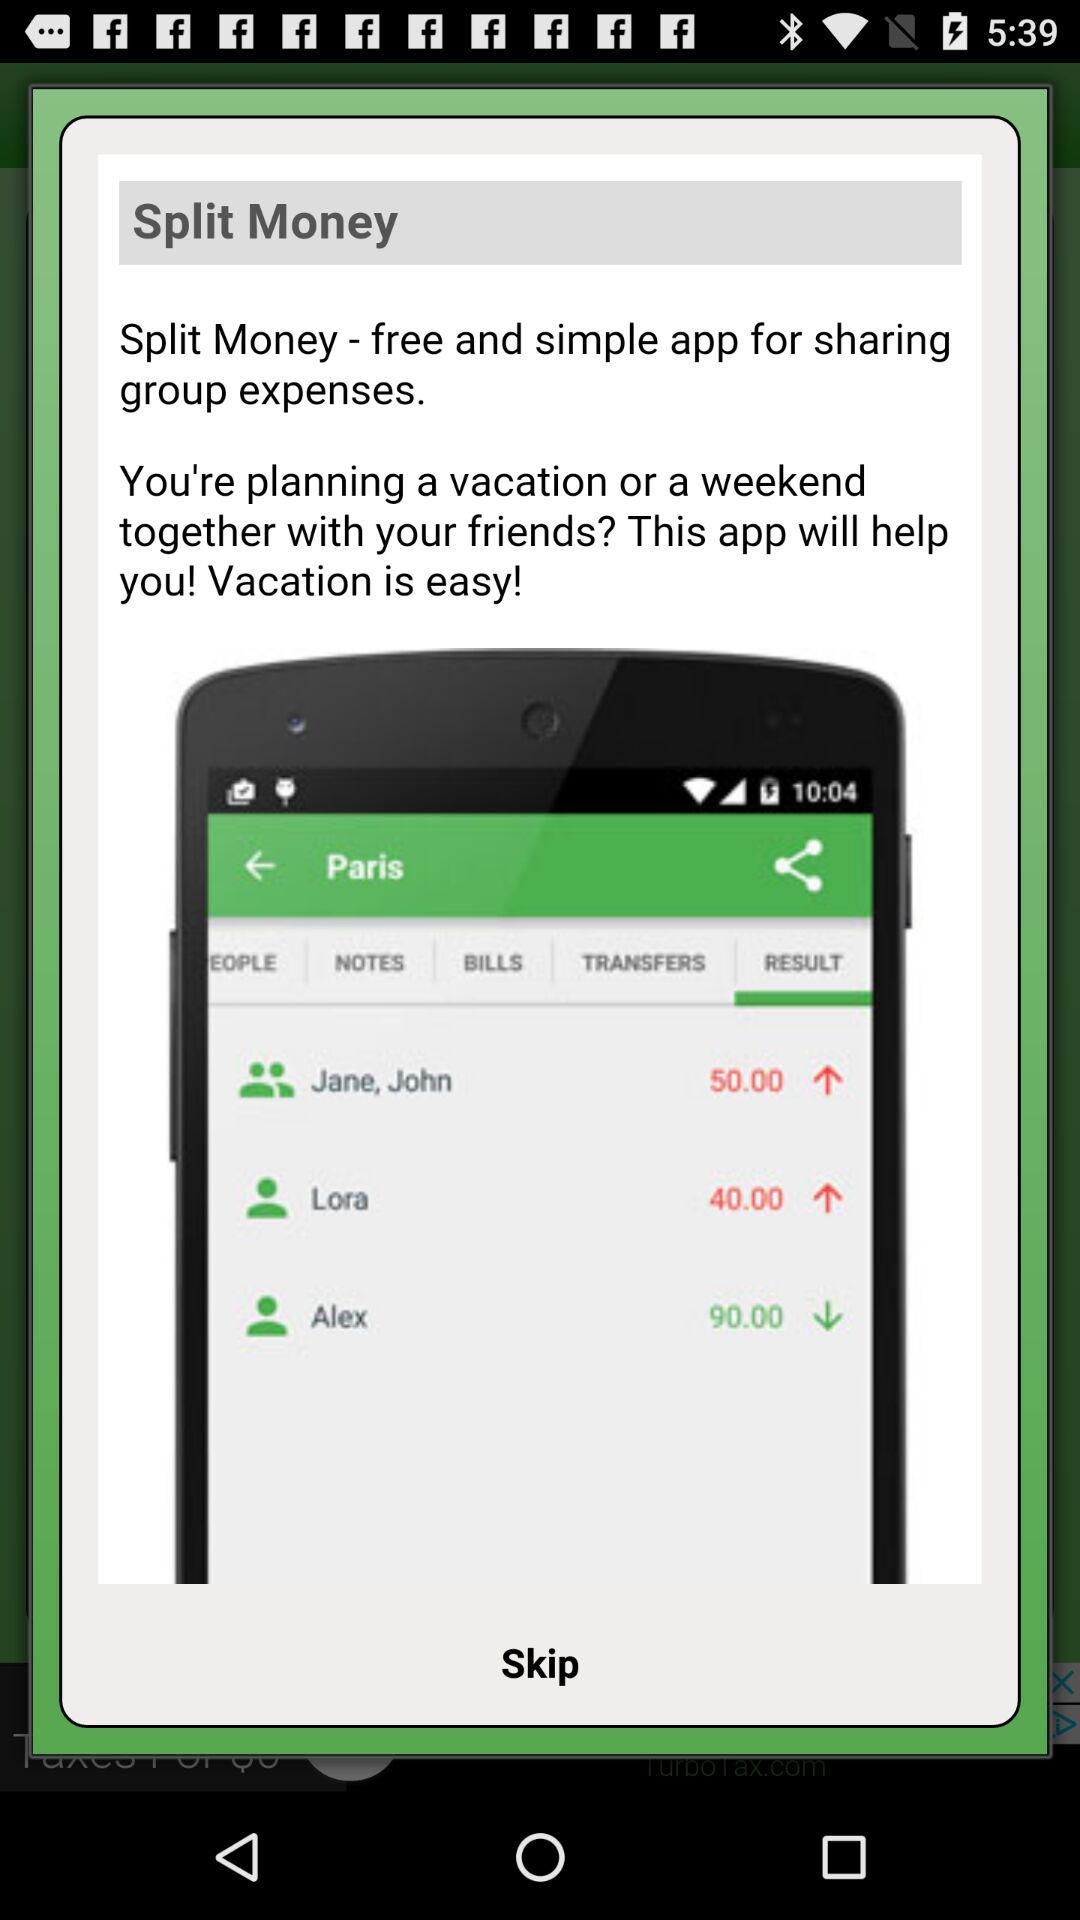 The width and height of the screenshot is (1080, 1920). I want to click on t, so click(540, 869).